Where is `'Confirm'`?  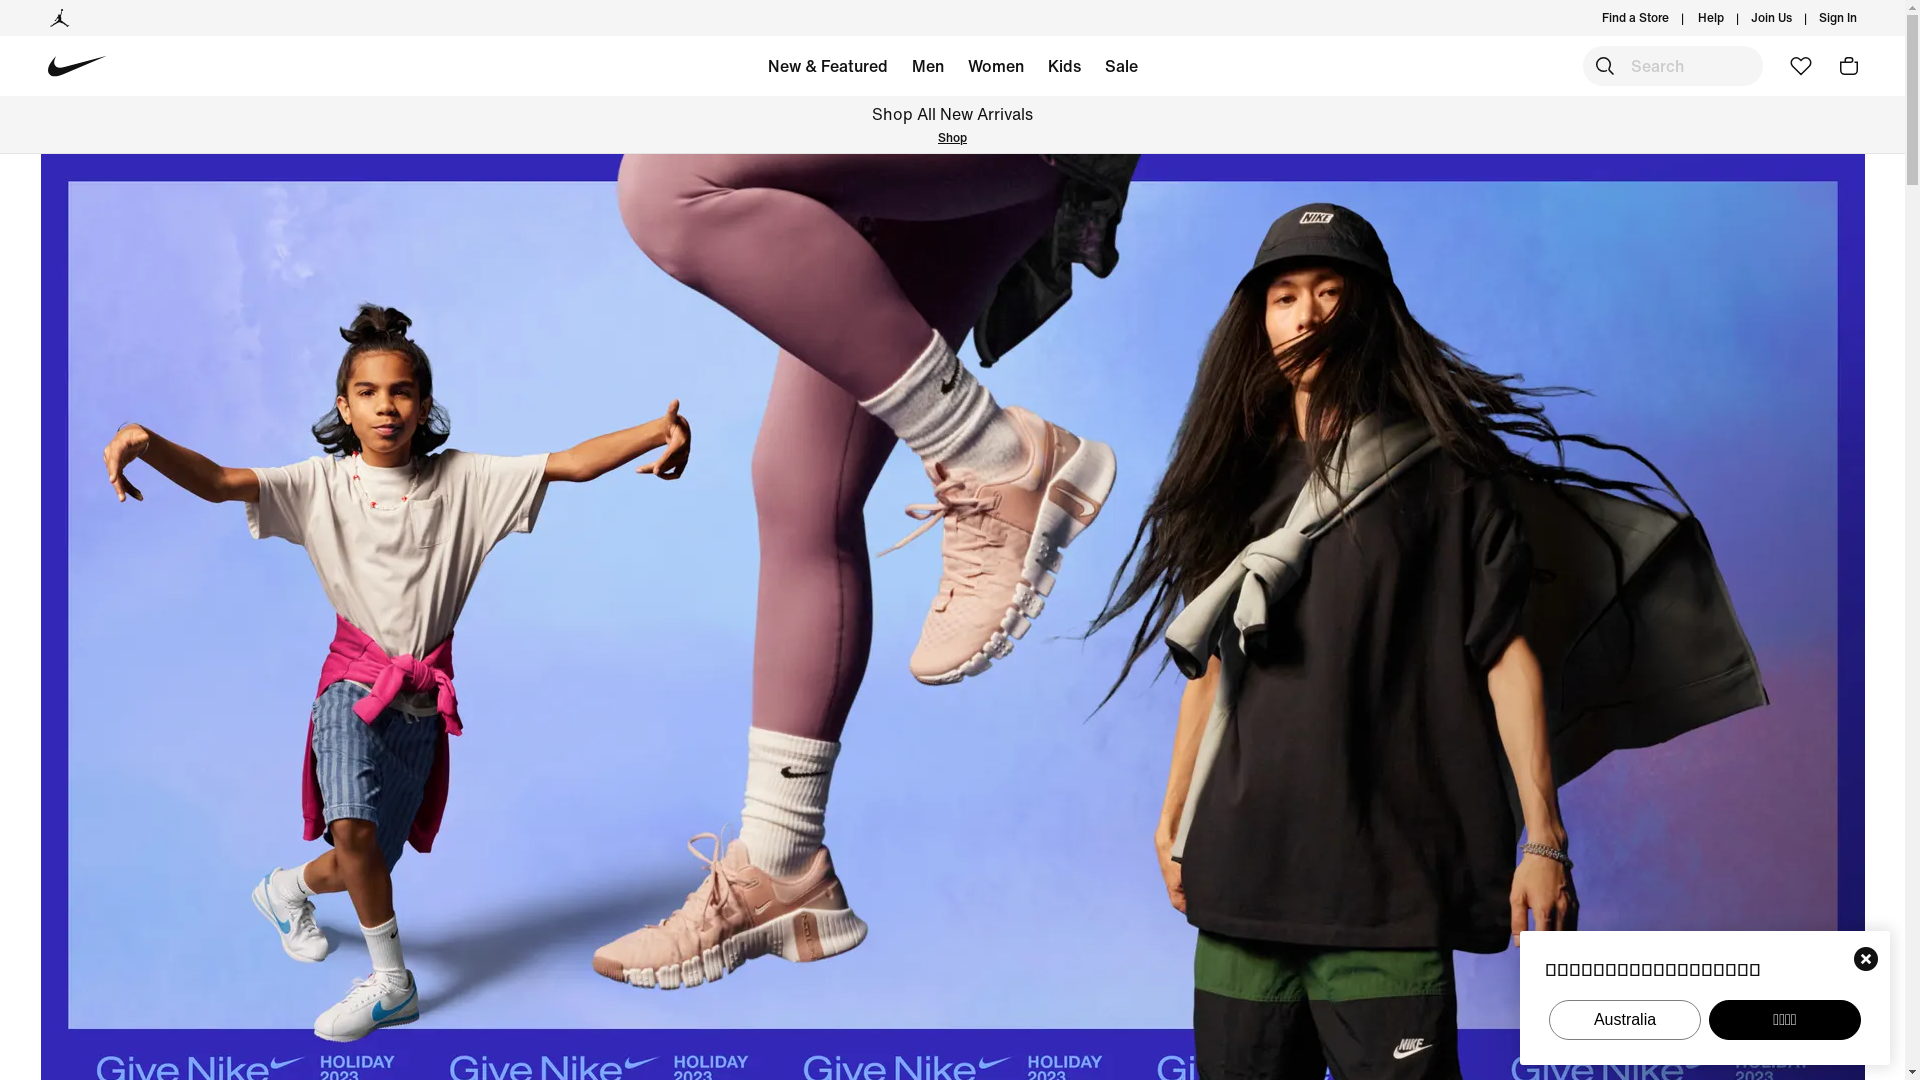
'Confirm' is located at coordinates (1865, 958).